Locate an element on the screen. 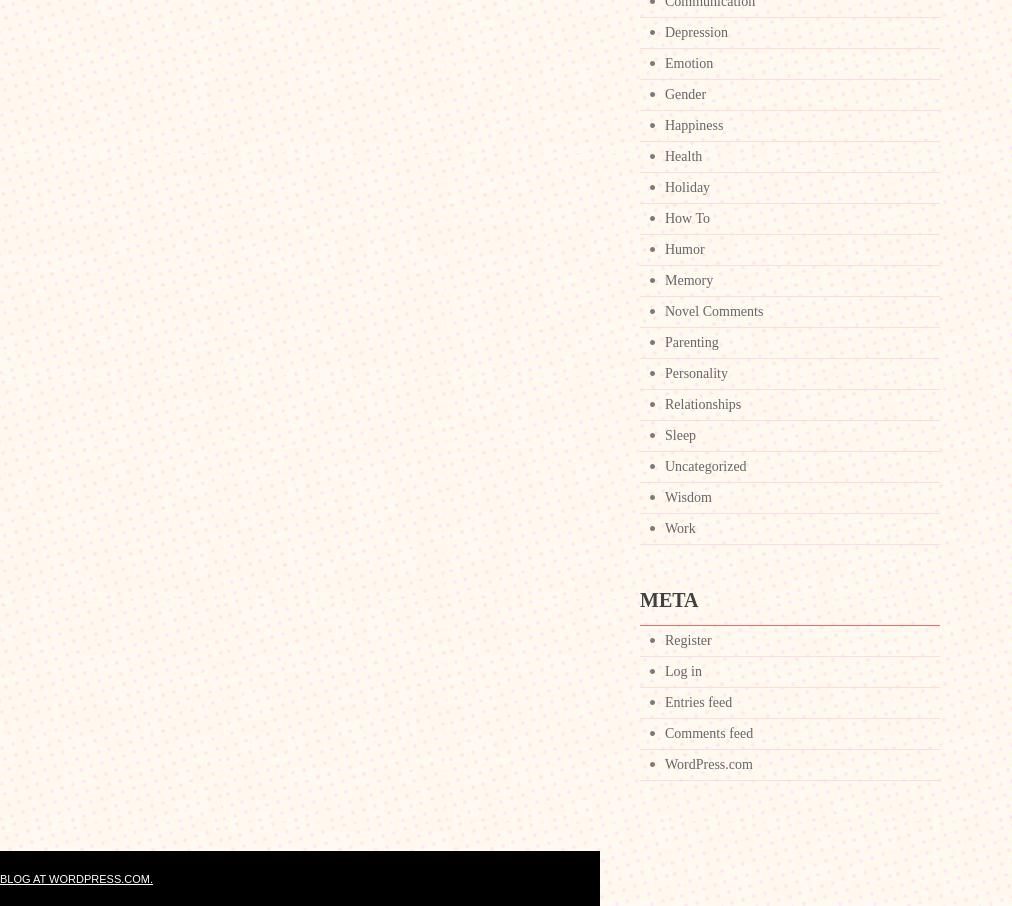 This screenshot has width=1012, height=906. 'Humor' is located at coordinates (664, 249).